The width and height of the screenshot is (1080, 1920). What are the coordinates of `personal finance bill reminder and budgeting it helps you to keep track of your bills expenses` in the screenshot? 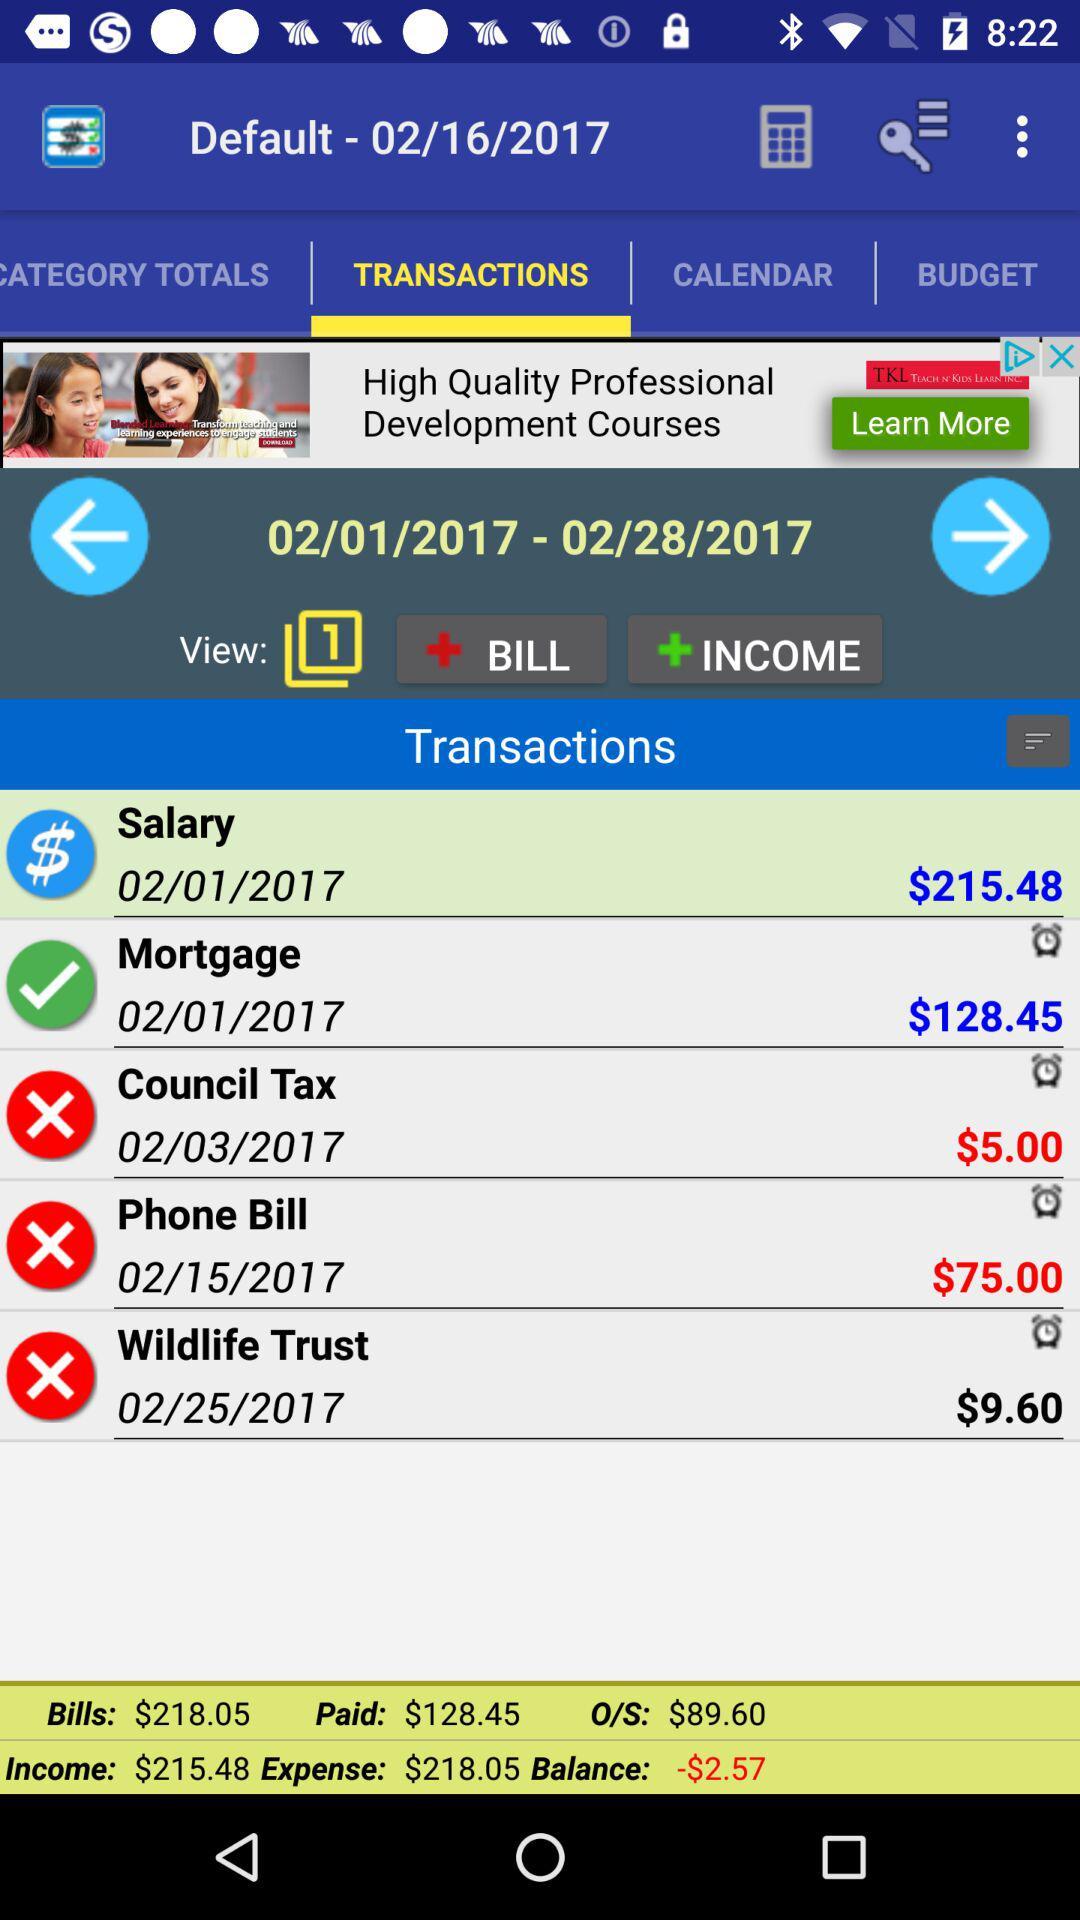 It's located at (990, 536).